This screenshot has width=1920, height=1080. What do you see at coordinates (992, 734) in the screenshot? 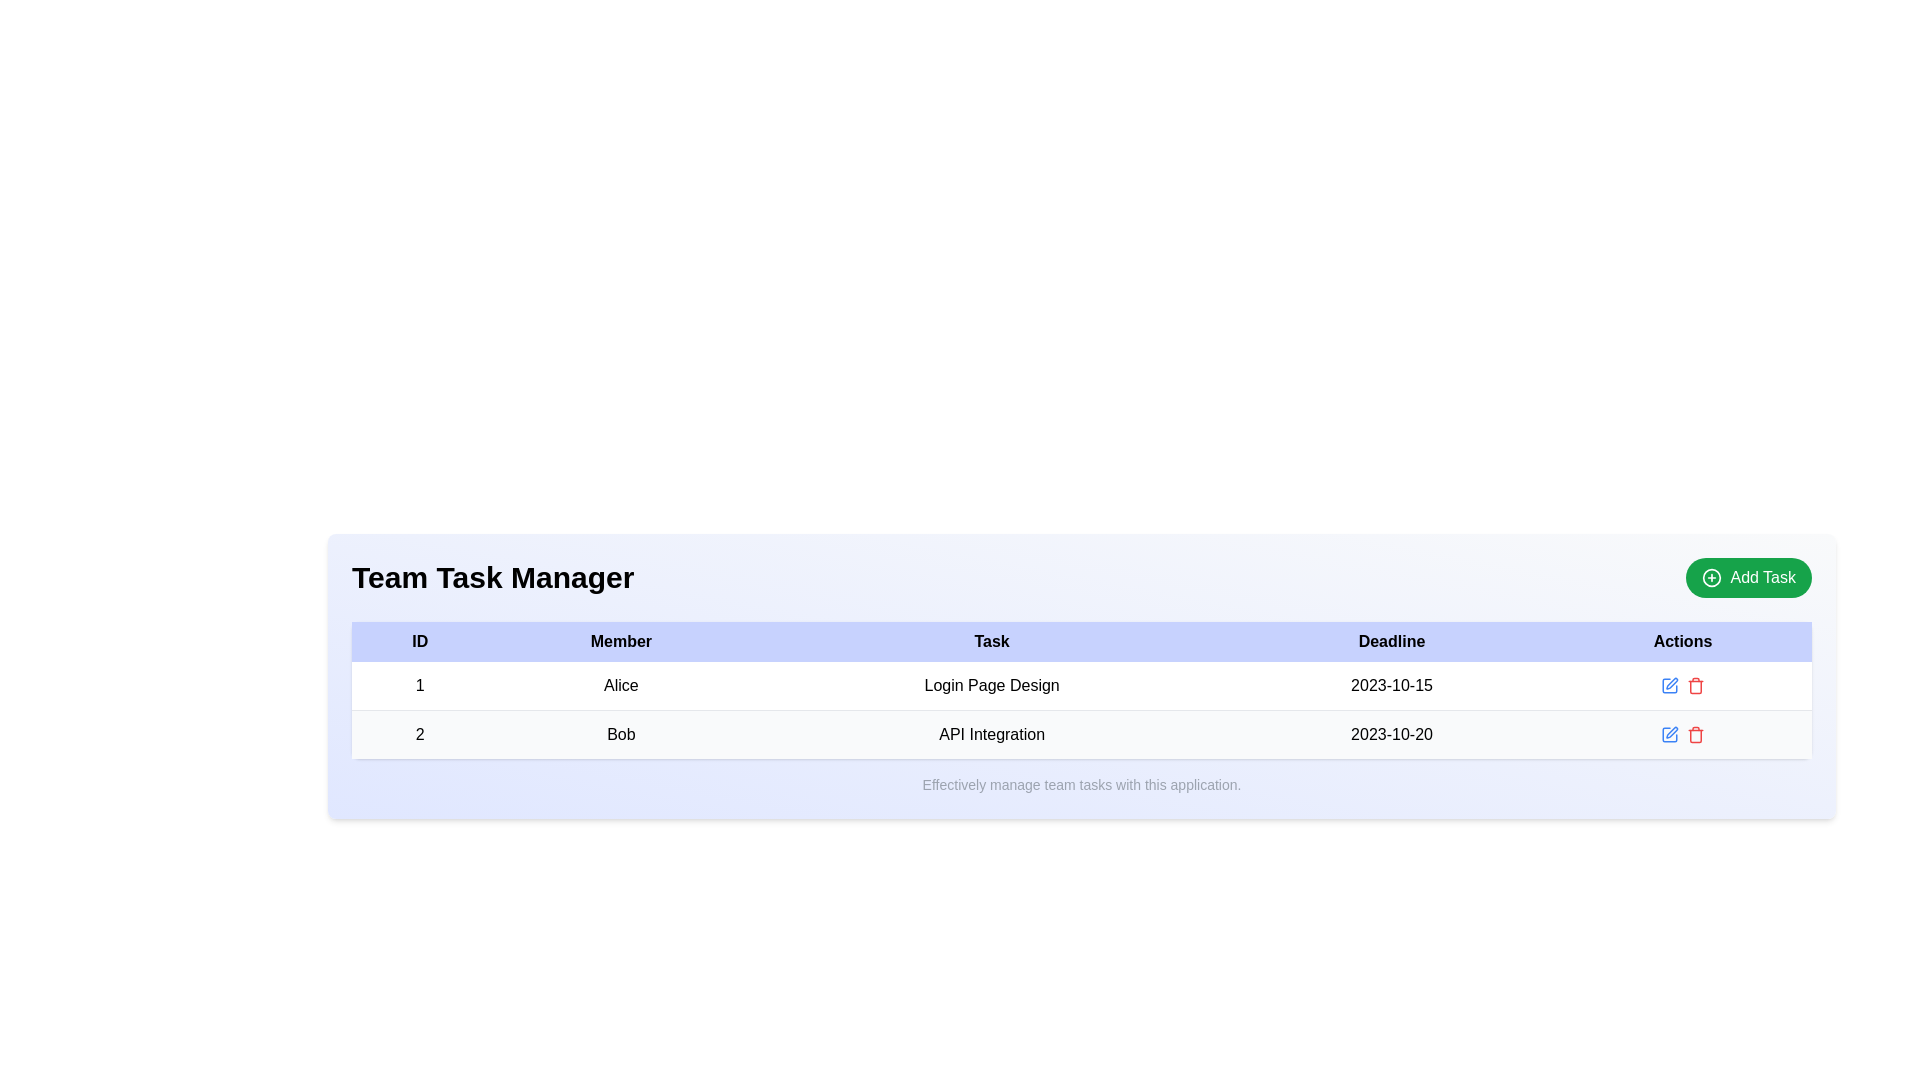
I see `the Label in the third column of the second row of the table that informs users about Bob's specific task` at bounding box center [992, 734].